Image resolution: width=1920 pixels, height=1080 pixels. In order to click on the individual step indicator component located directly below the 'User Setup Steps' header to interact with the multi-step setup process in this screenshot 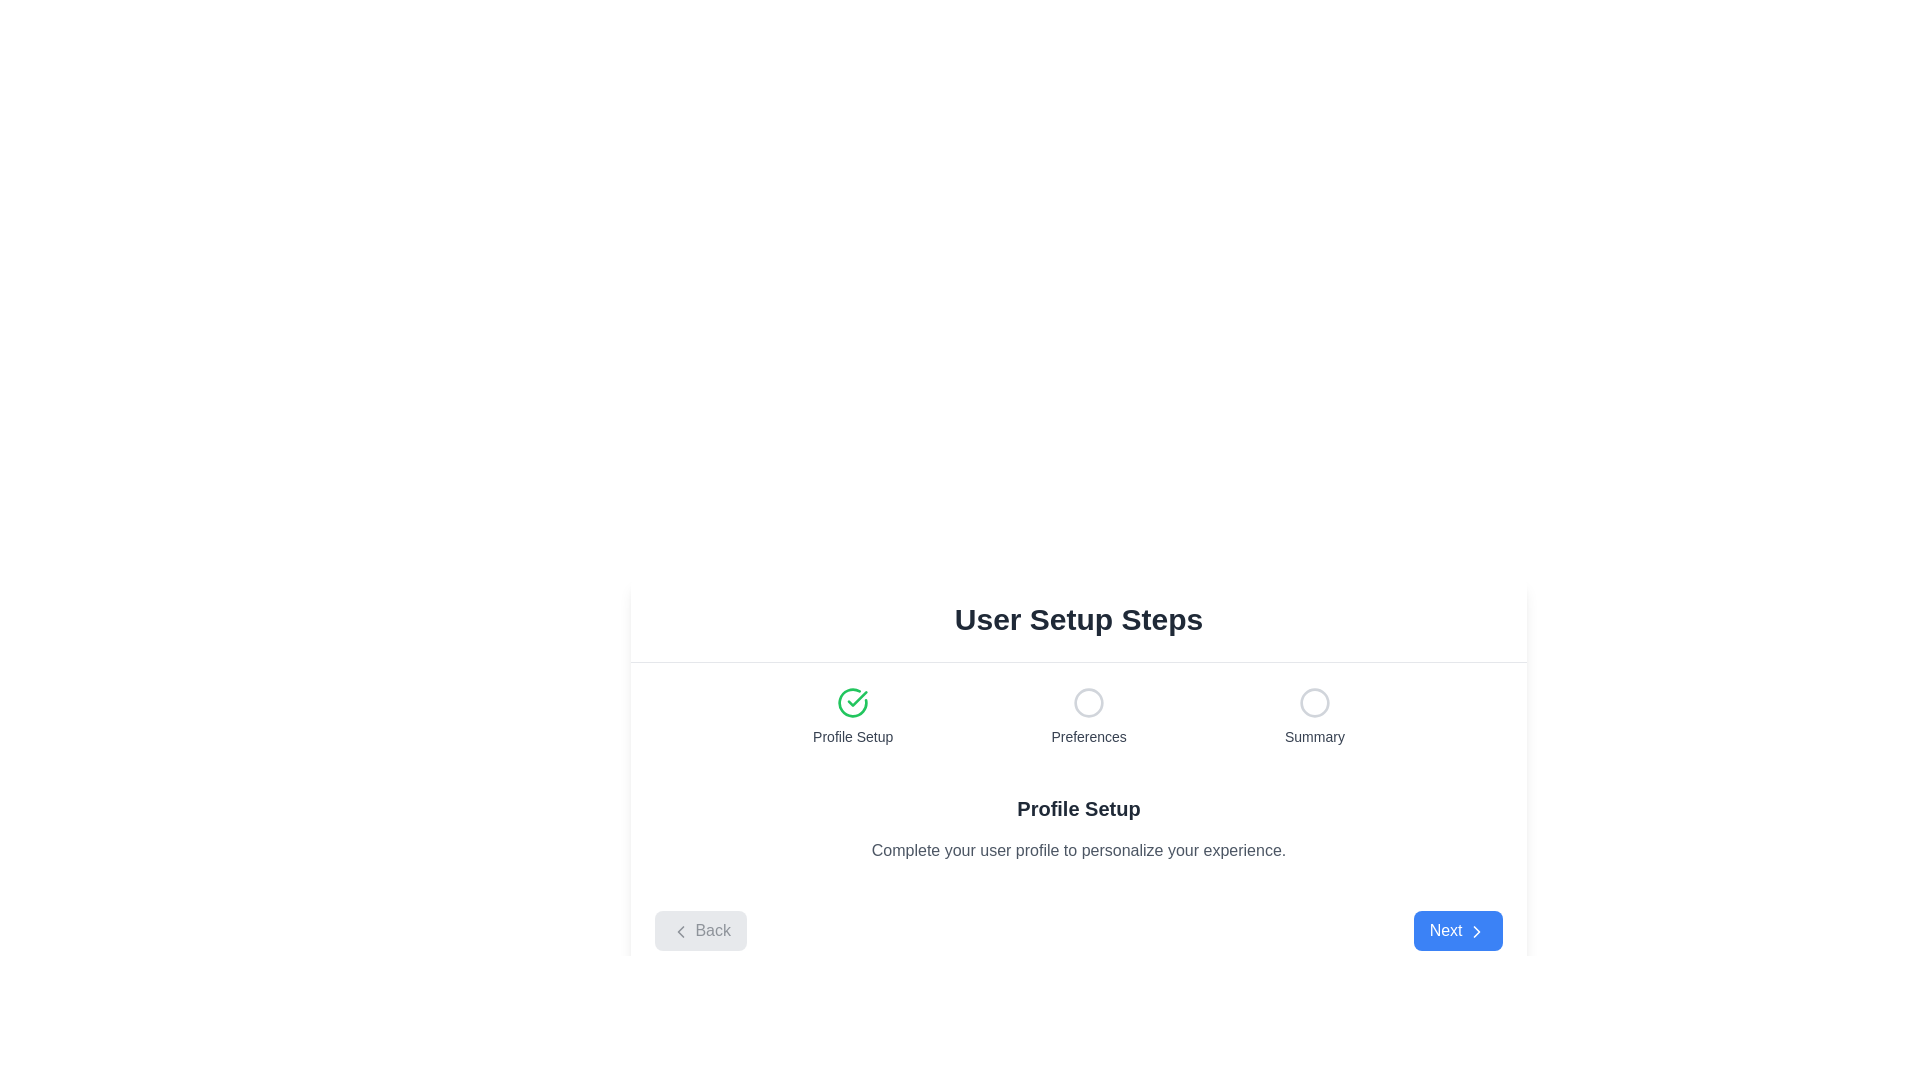, I will do `click(1078, 716)`.